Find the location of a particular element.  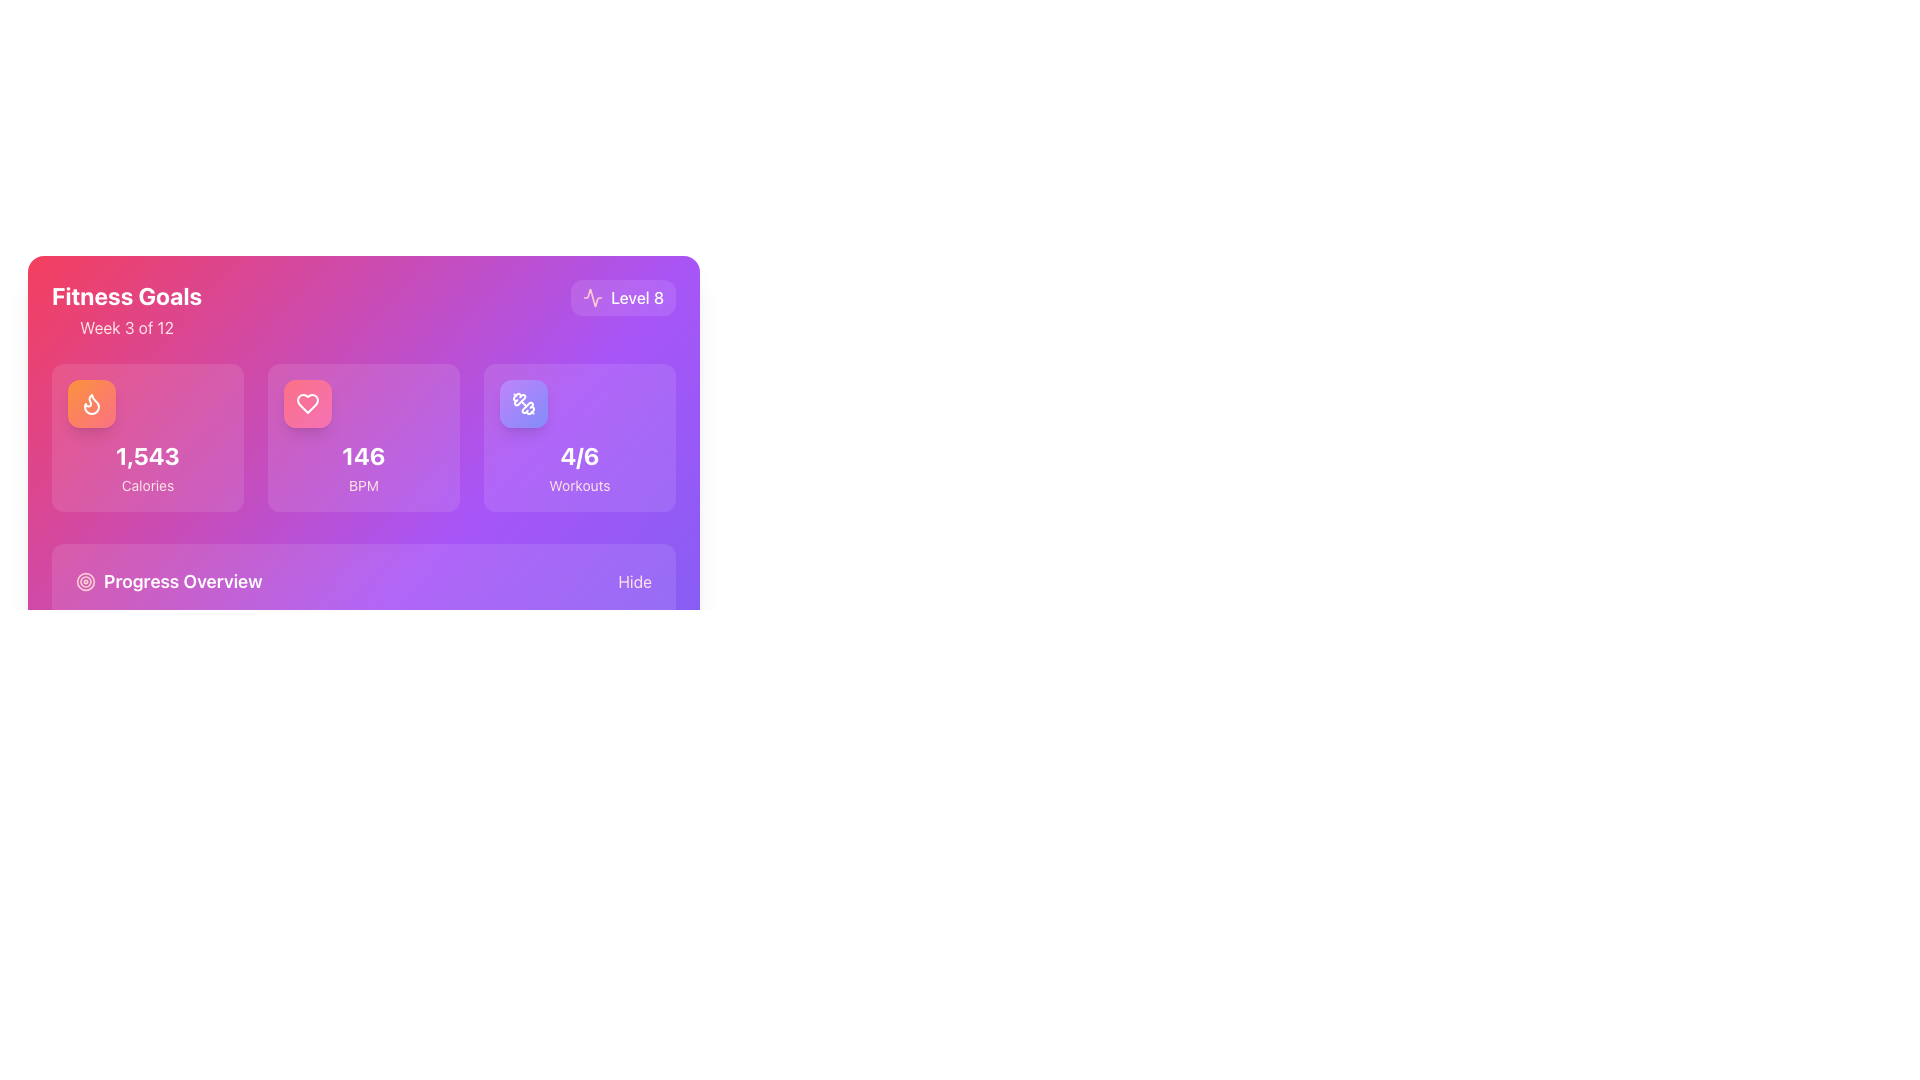

the circular icon displaying a flame symbol with a gradient background that is positioned at the top-left corner of the card showing '1,543 Calories' is located at coordinates (90, 404).